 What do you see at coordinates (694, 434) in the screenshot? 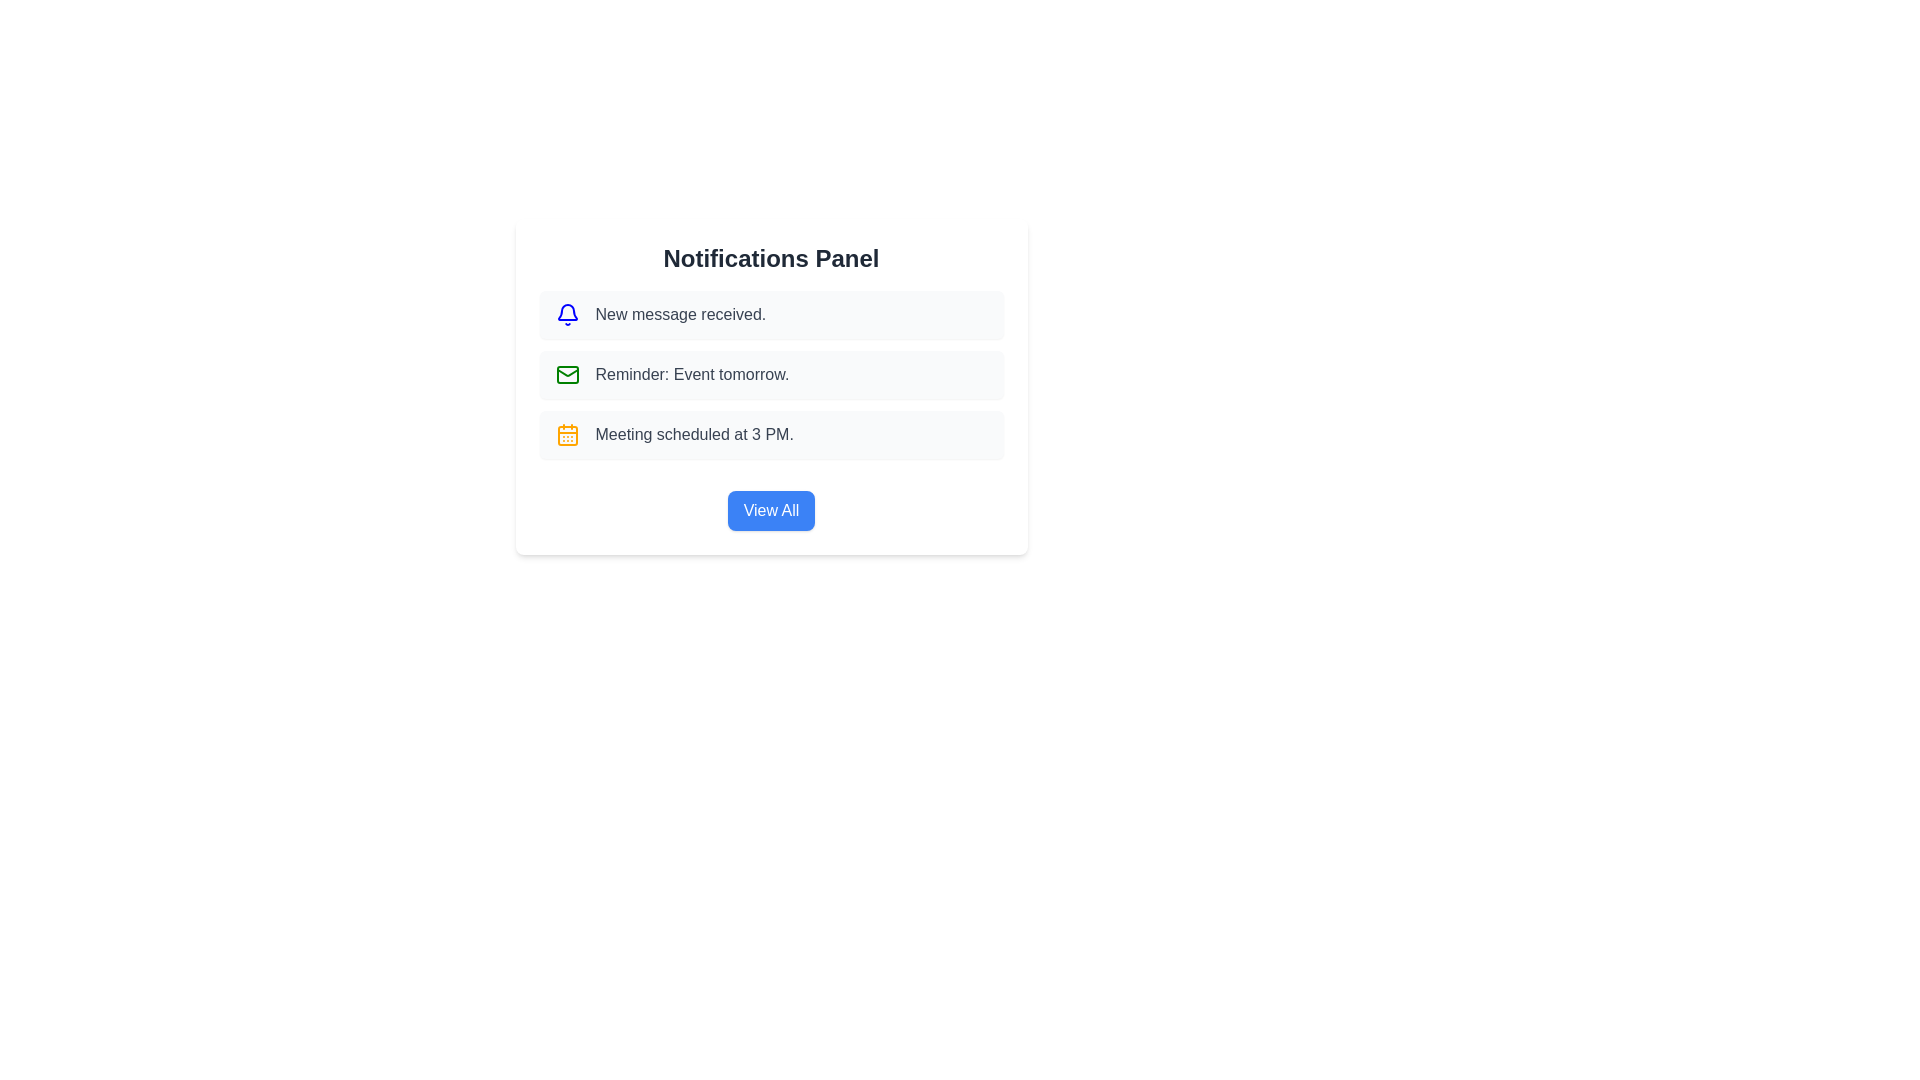
I see `the static text content of the third notification in the 'Notifications Panel' card providing details about an upcoming meeting` at bounding box center [694, 434].